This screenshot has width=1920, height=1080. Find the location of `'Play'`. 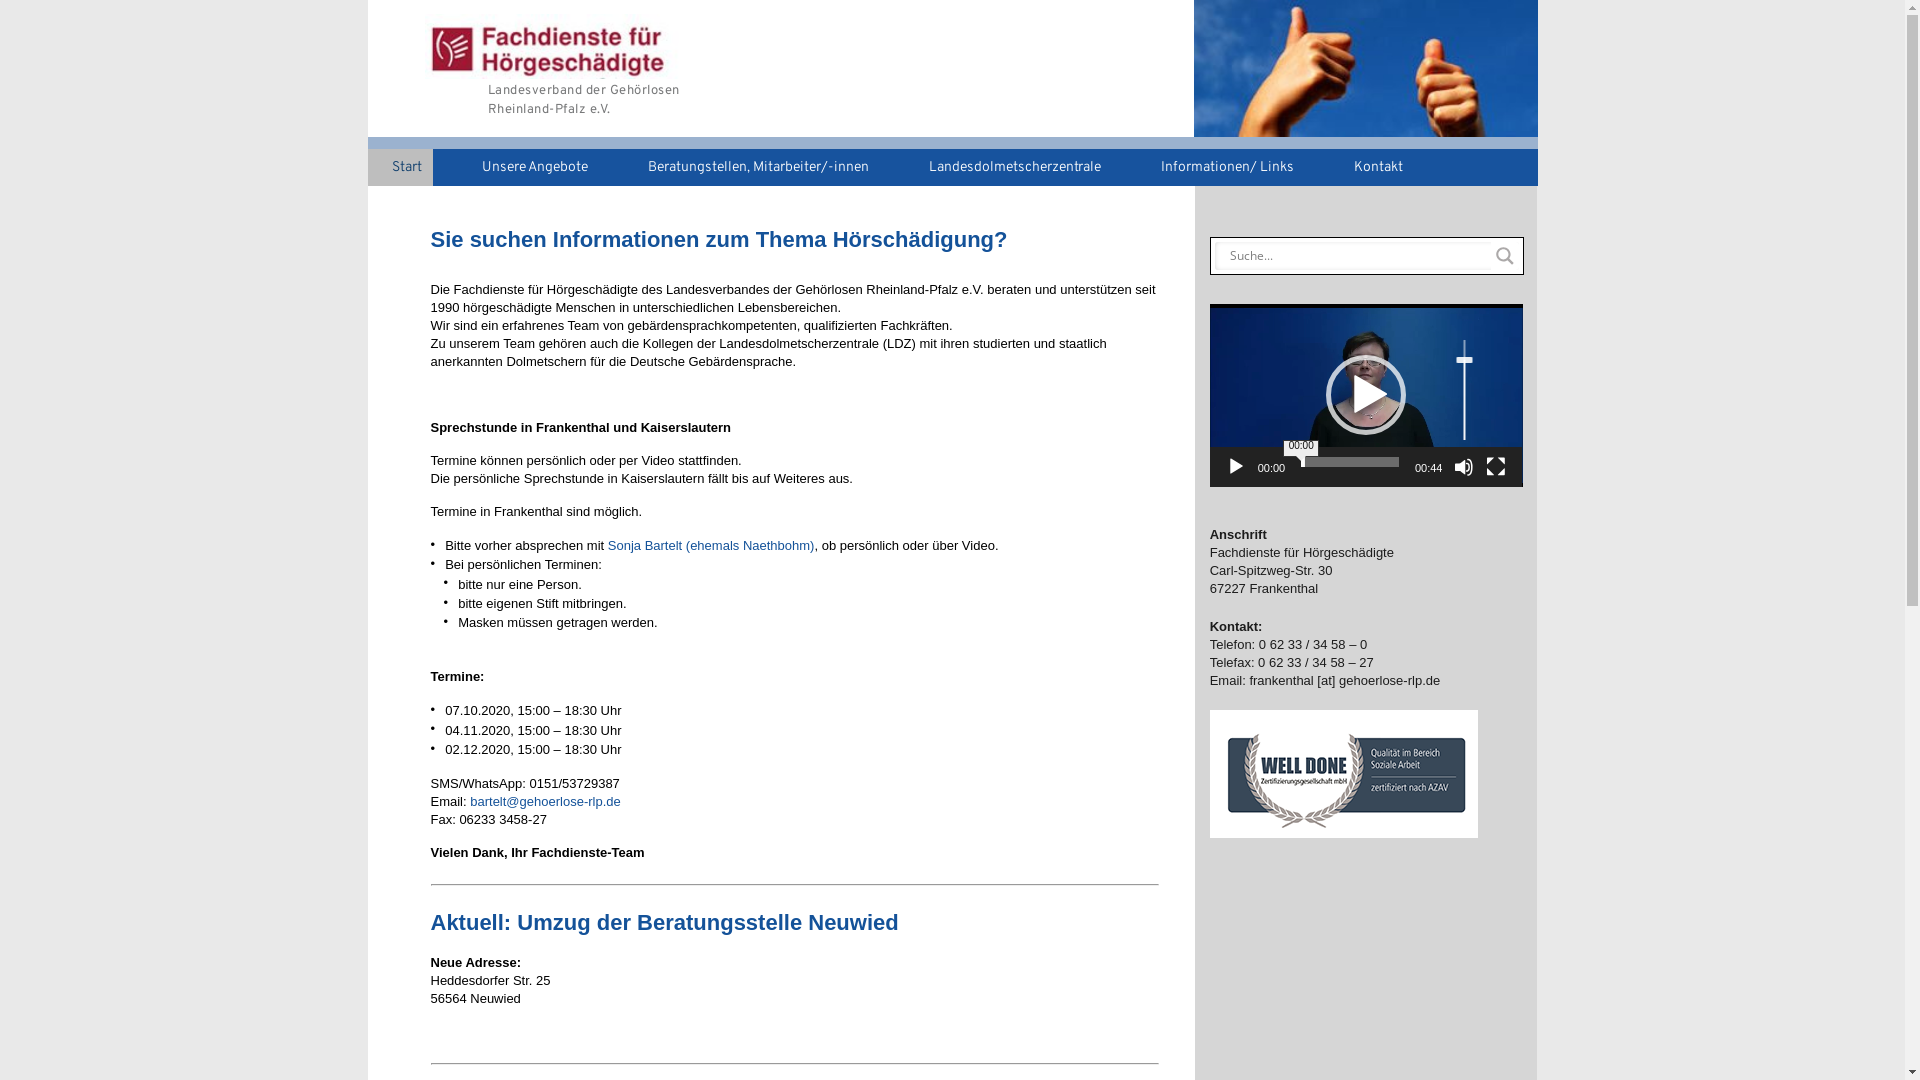

'Play' is located at coordinates (1235, 466).